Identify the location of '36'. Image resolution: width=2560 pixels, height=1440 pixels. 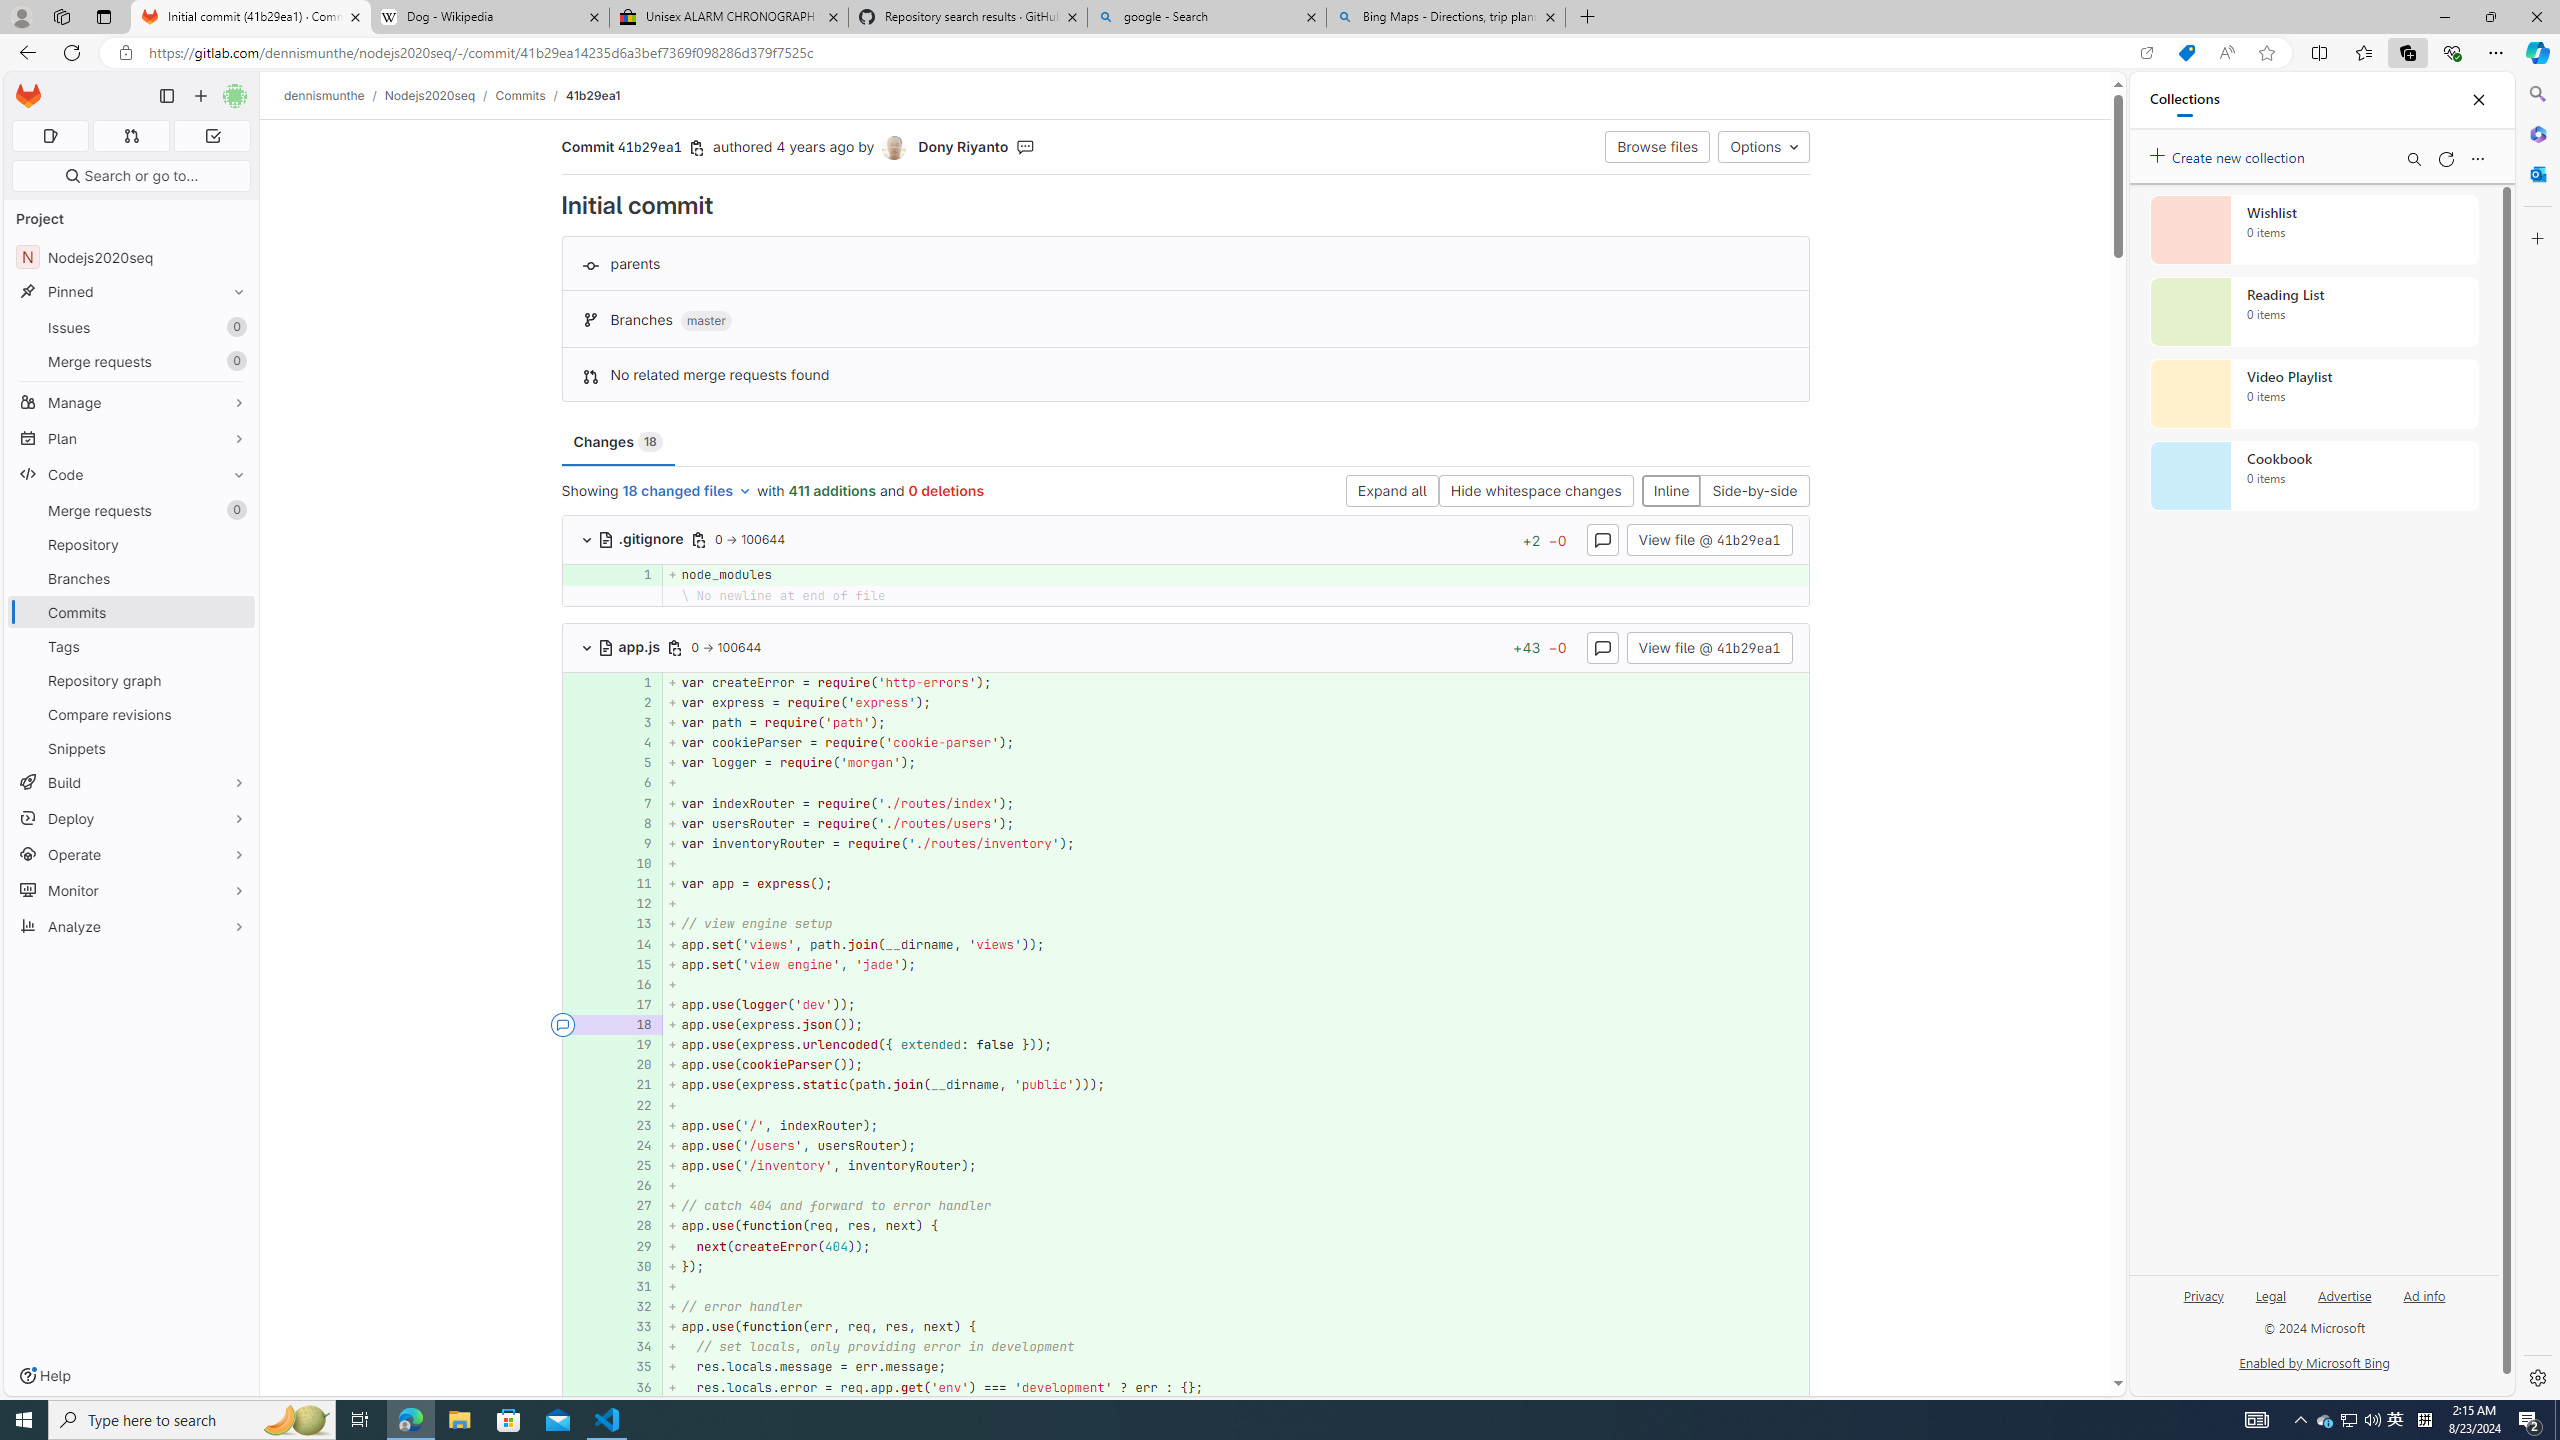
(636, 1386).